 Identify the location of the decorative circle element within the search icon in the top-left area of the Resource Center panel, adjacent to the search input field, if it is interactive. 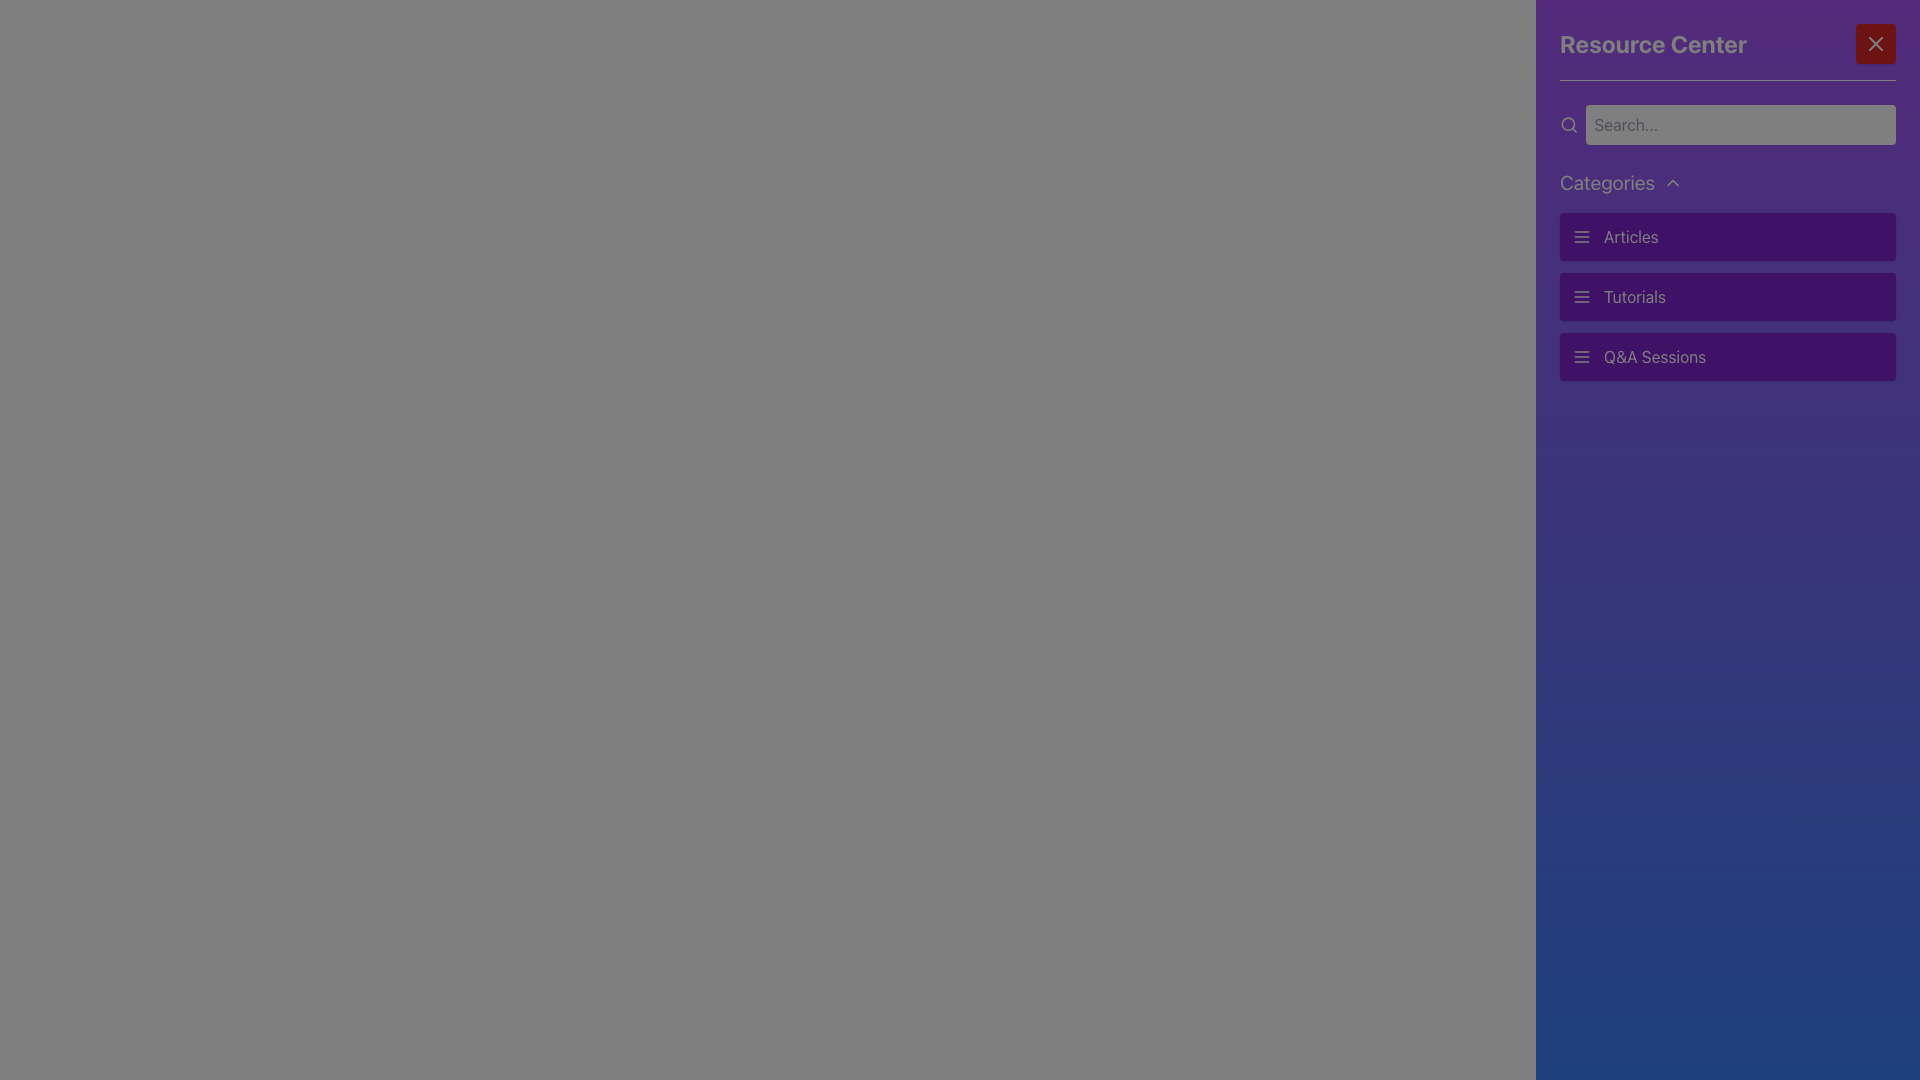
(1567, 124).